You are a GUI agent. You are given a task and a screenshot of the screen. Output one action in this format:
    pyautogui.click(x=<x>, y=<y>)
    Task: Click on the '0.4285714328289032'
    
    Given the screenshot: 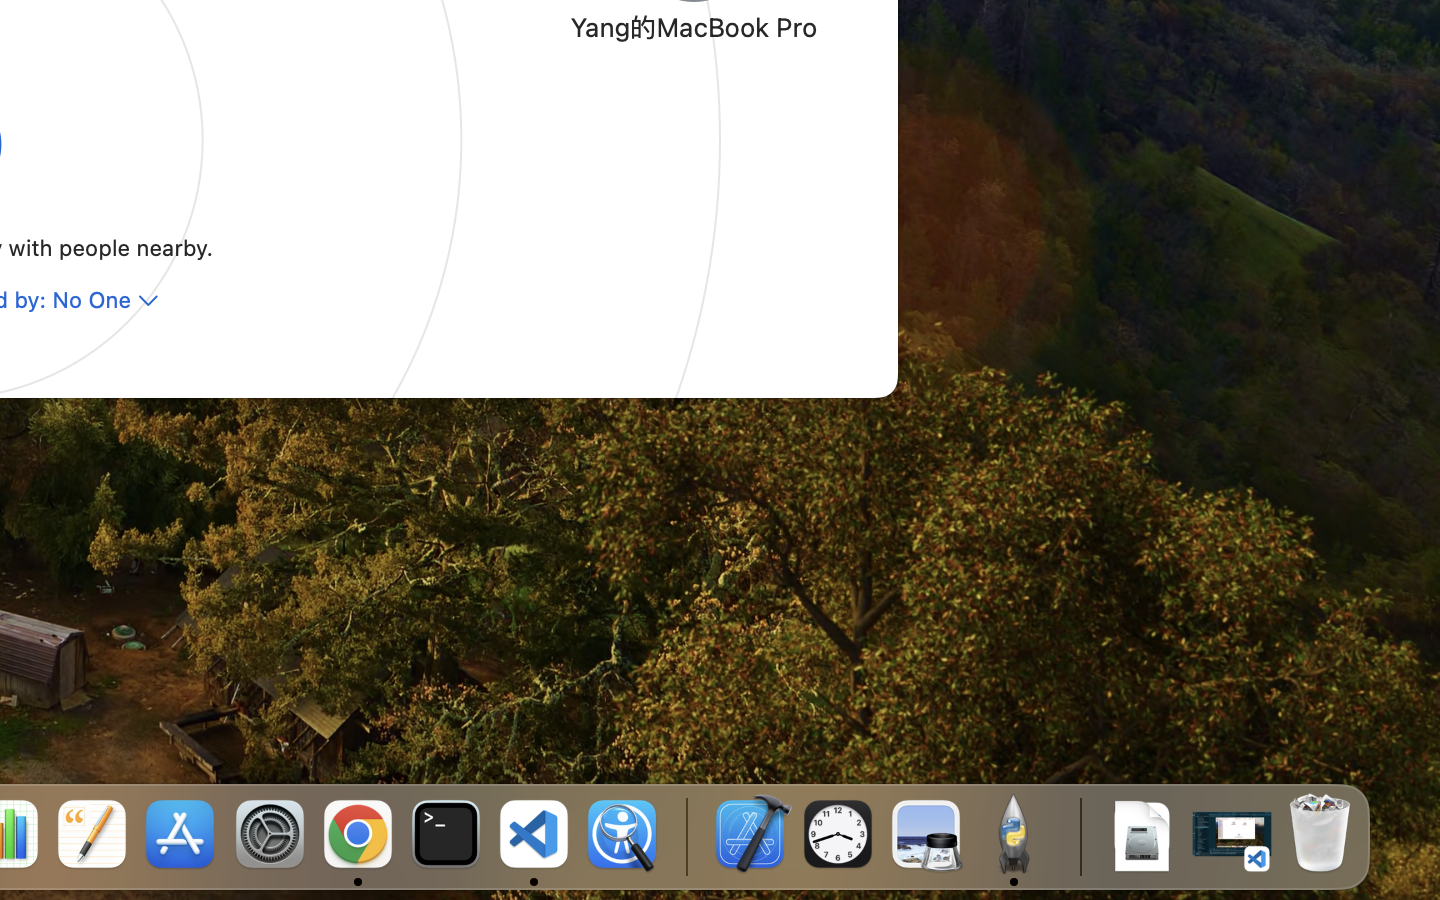 What is the action you would take?
    pyautogui.click(x=685, y=835)
    